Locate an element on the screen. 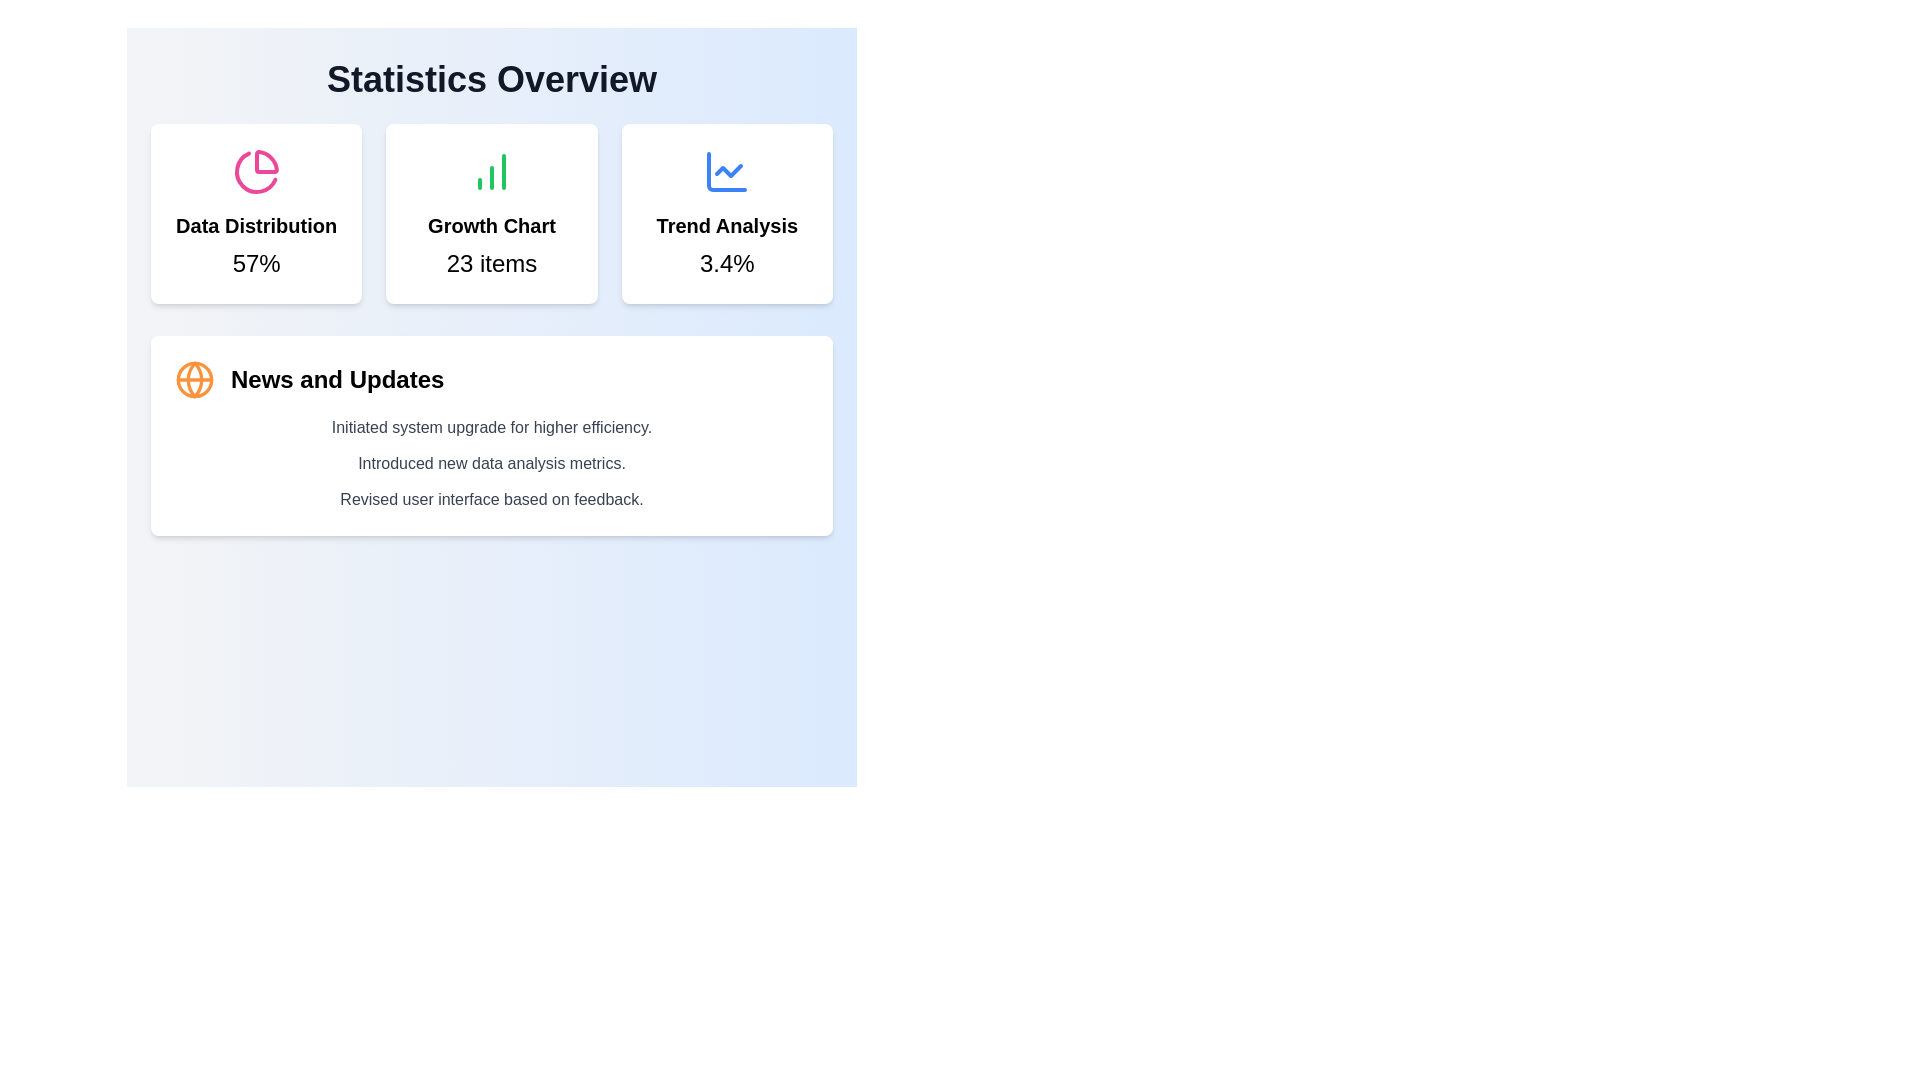 The height and width of the screenshot is (1080, 1920). the third text label in the 'News and Updates' section that reads 'Revised user interface based on feedback.' is located at coordinates (491, 499).